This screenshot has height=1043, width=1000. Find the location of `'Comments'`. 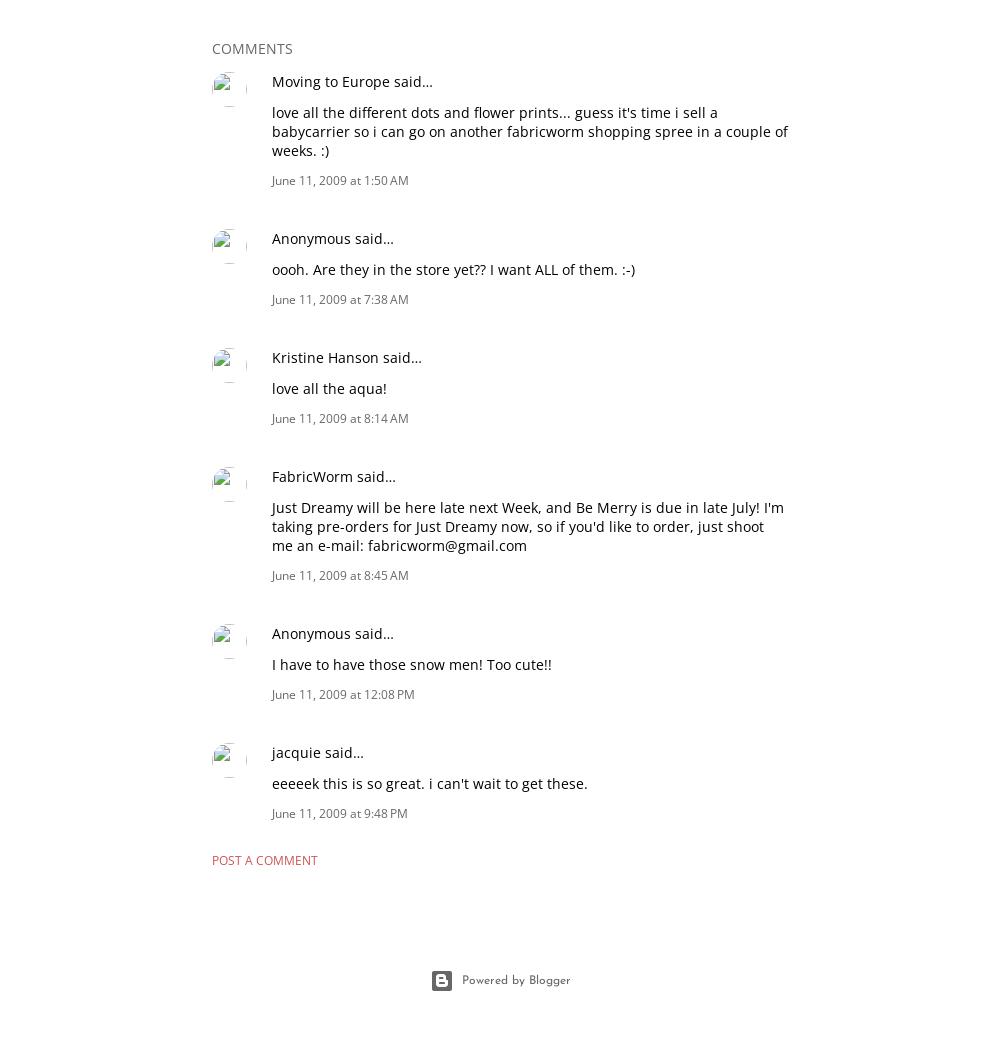

'Comments' is located at coordinates (252, 47).